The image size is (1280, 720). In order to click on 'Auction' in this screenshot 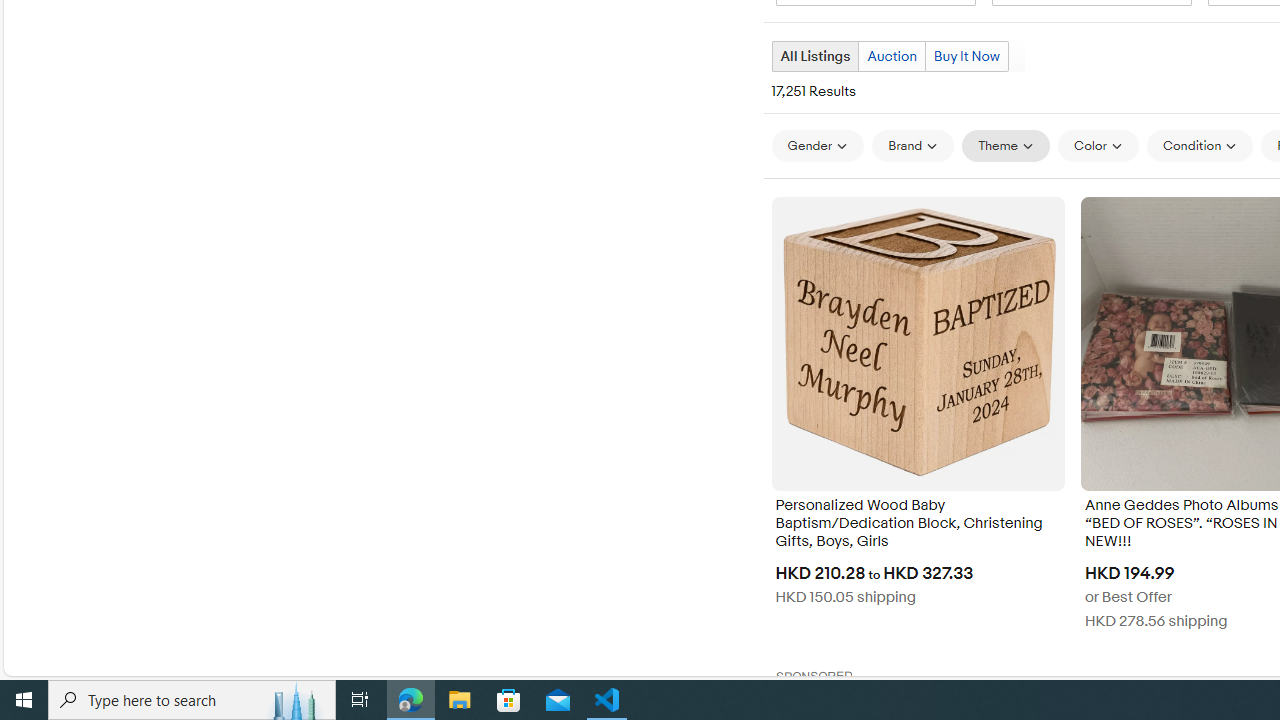, I will do `click(890, 55)`.